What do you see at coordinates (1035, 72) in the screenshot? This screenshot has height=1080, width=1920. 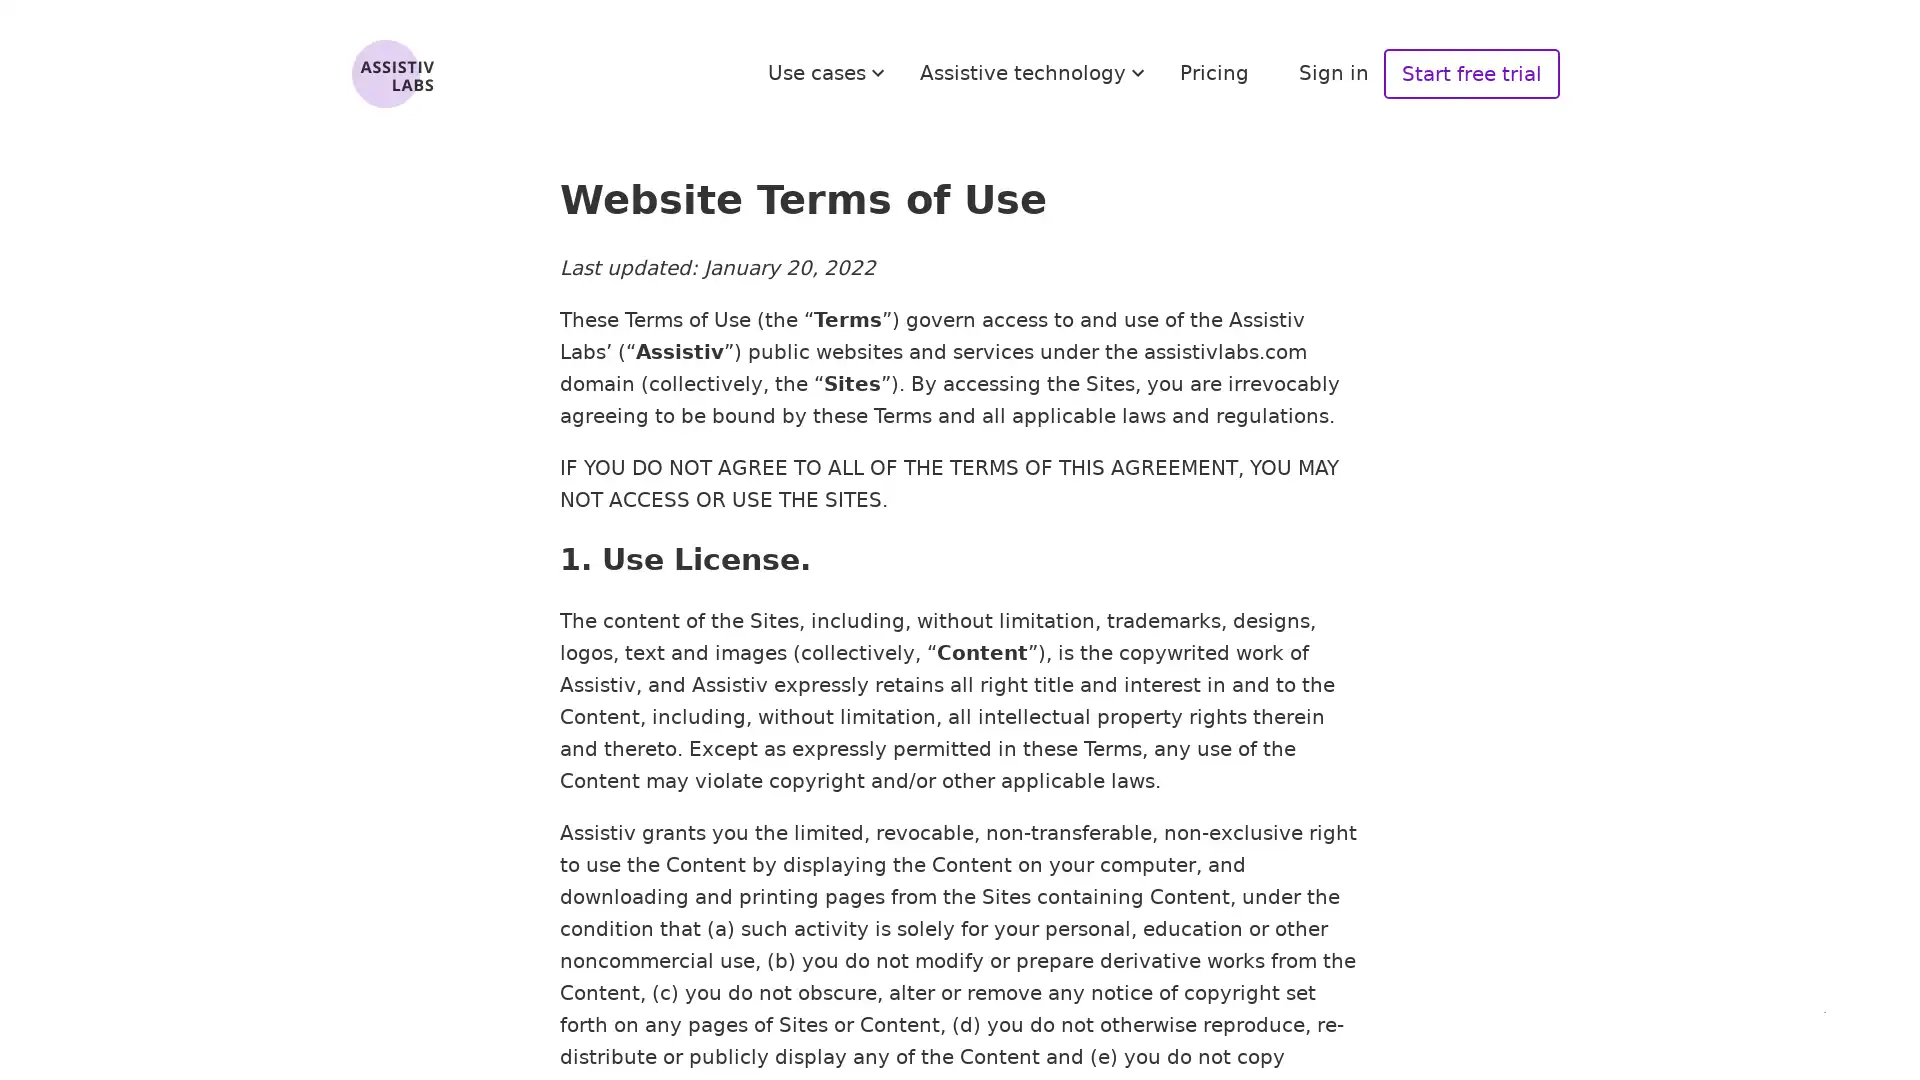 I see `Assistive technology` at bounding box center [1035, 72].